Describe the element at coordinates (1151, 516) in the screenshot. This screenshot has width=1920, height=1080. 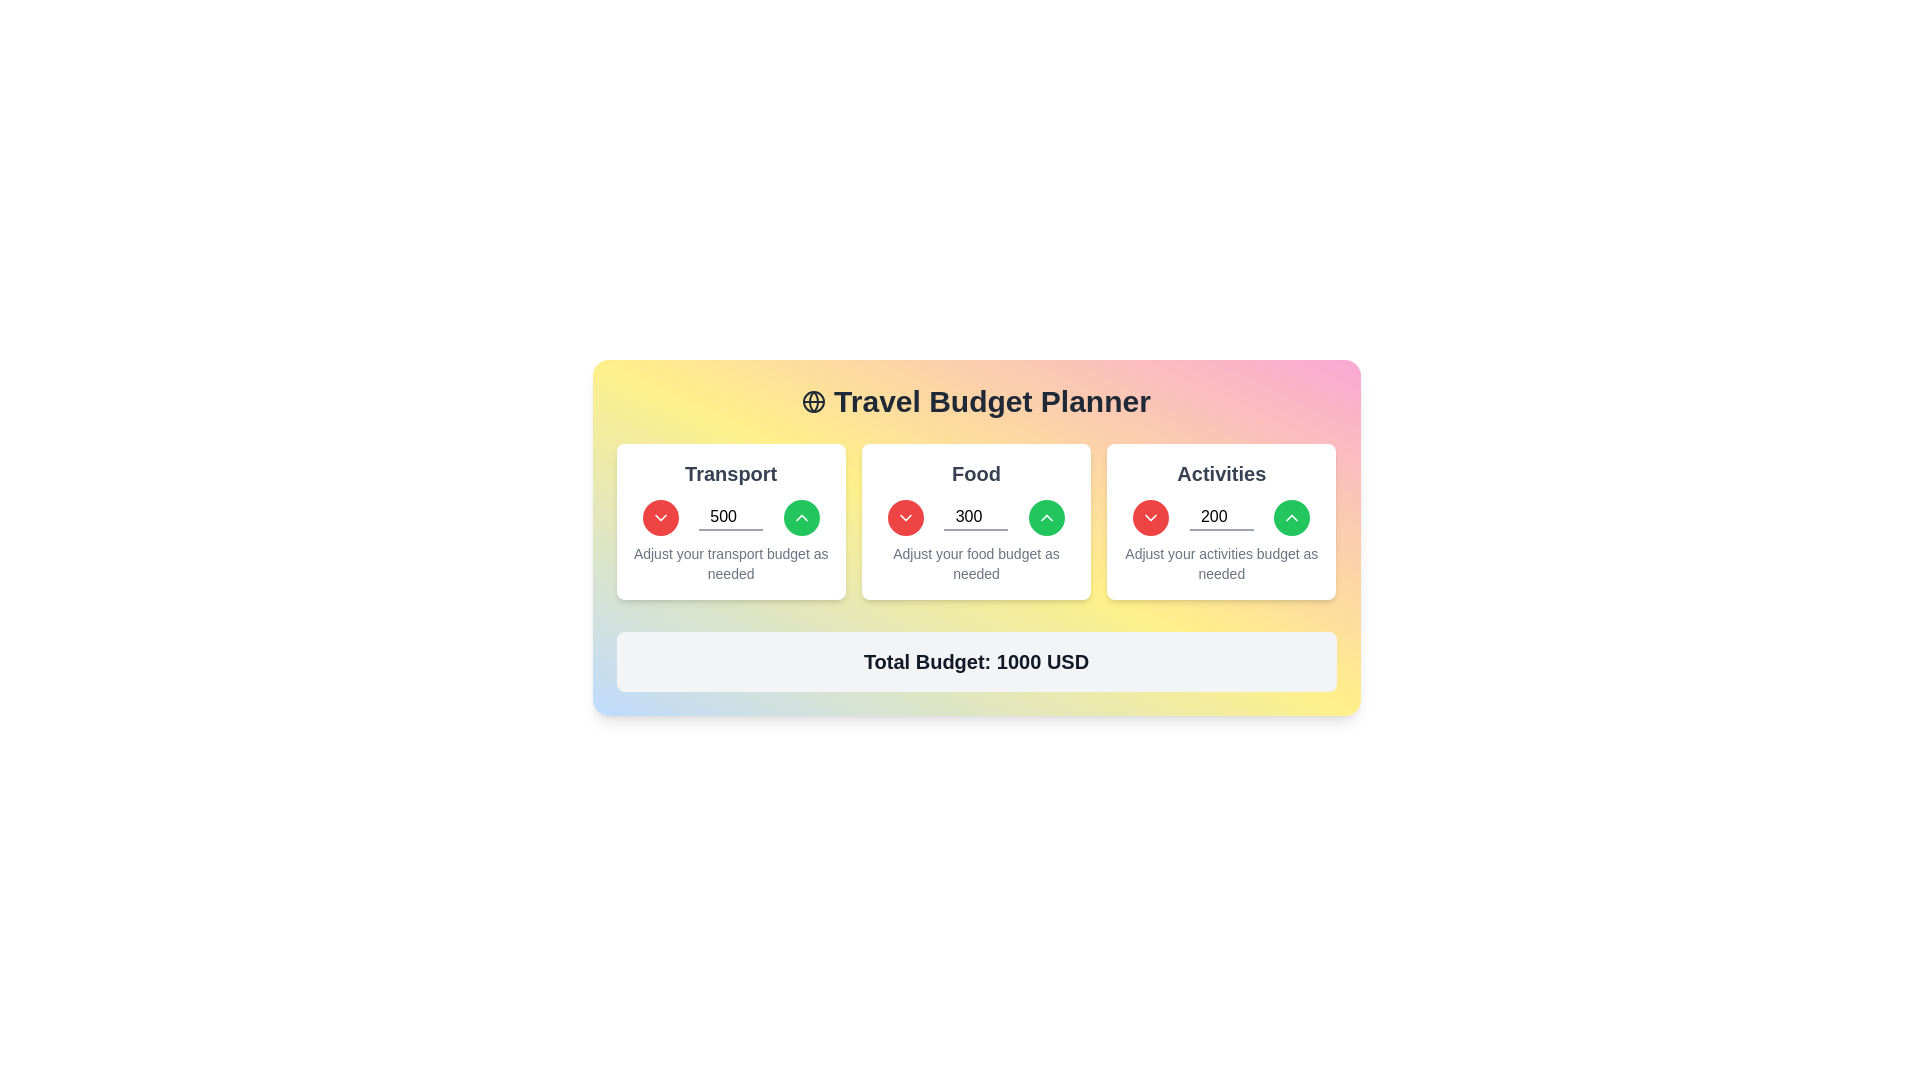
I see `the downward-facing red chevron icon located within a red circular button below the 'Transport' label in the first budget category card to decrease the value or collapse` at that location.